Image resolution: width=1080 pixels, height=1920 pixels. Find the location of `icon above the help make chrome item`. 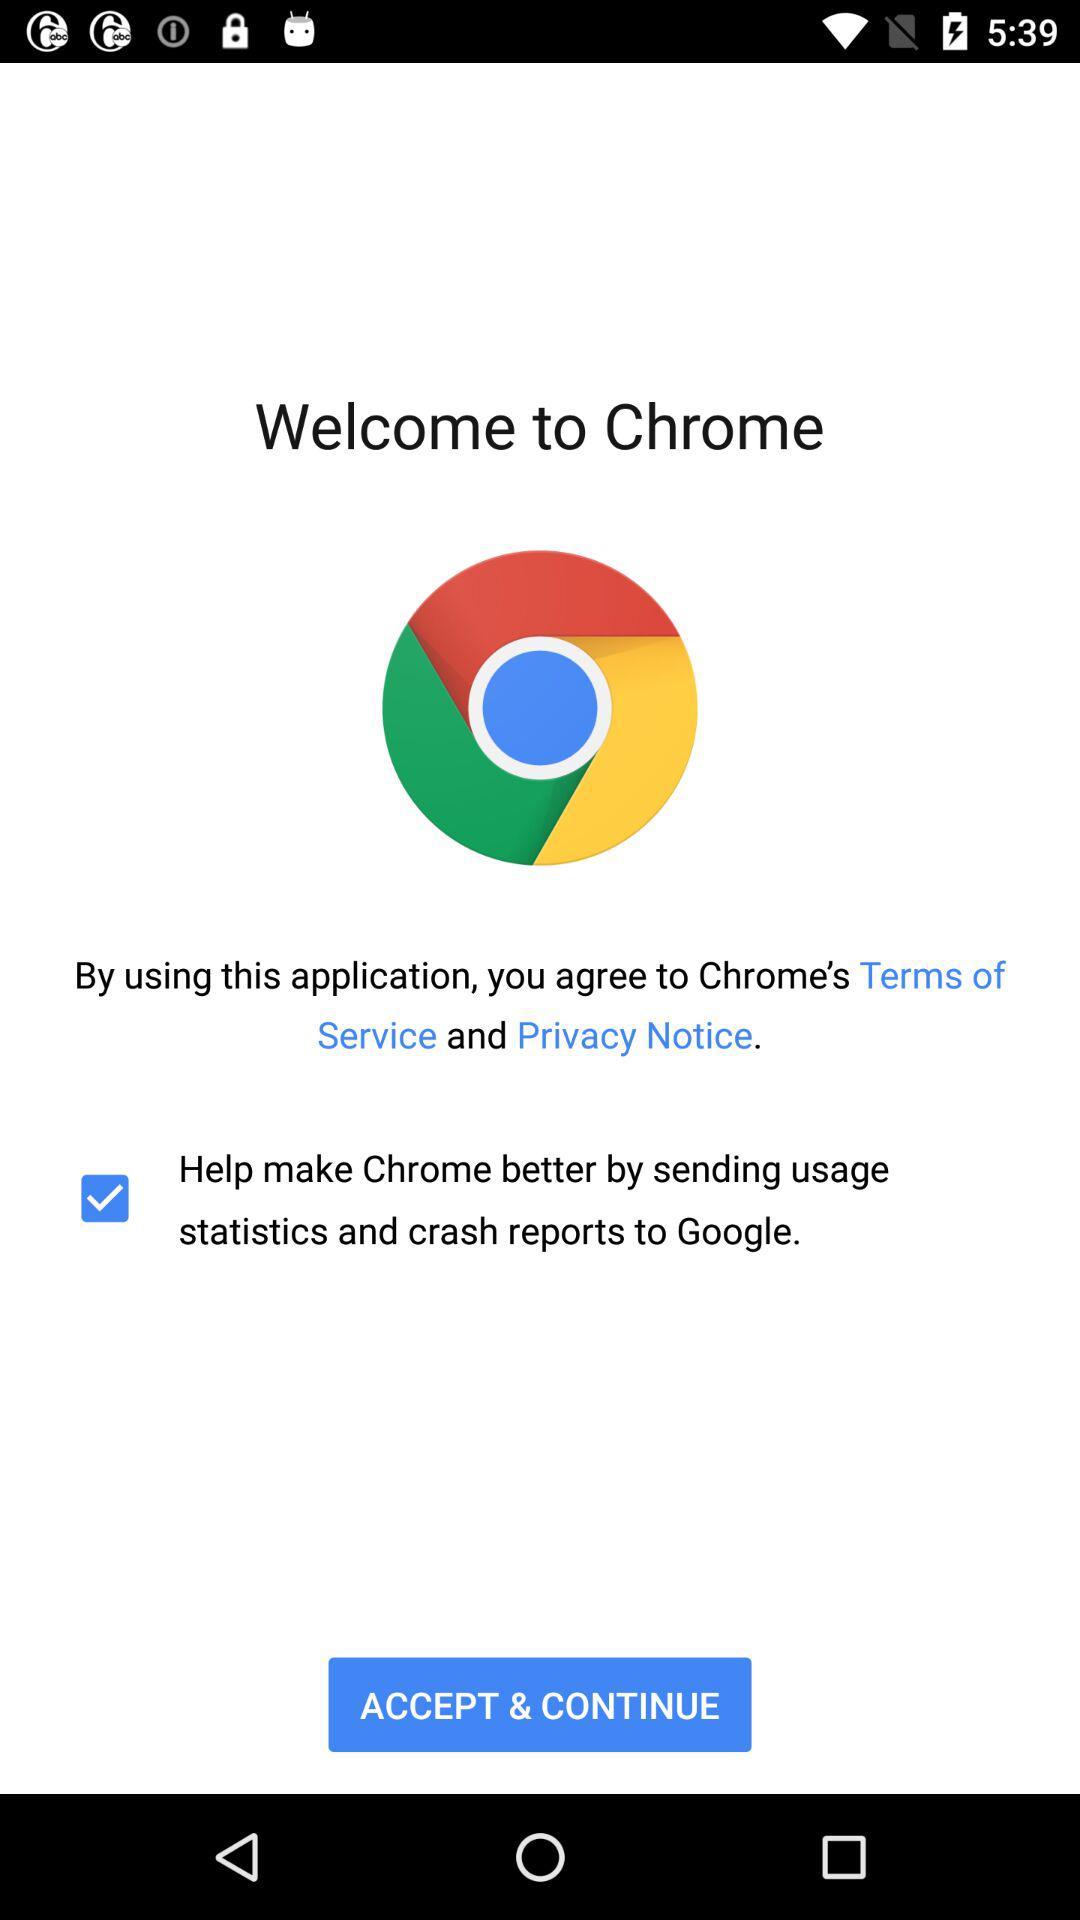

icon above the help make chrome item is located at coordinates (540, 1004).